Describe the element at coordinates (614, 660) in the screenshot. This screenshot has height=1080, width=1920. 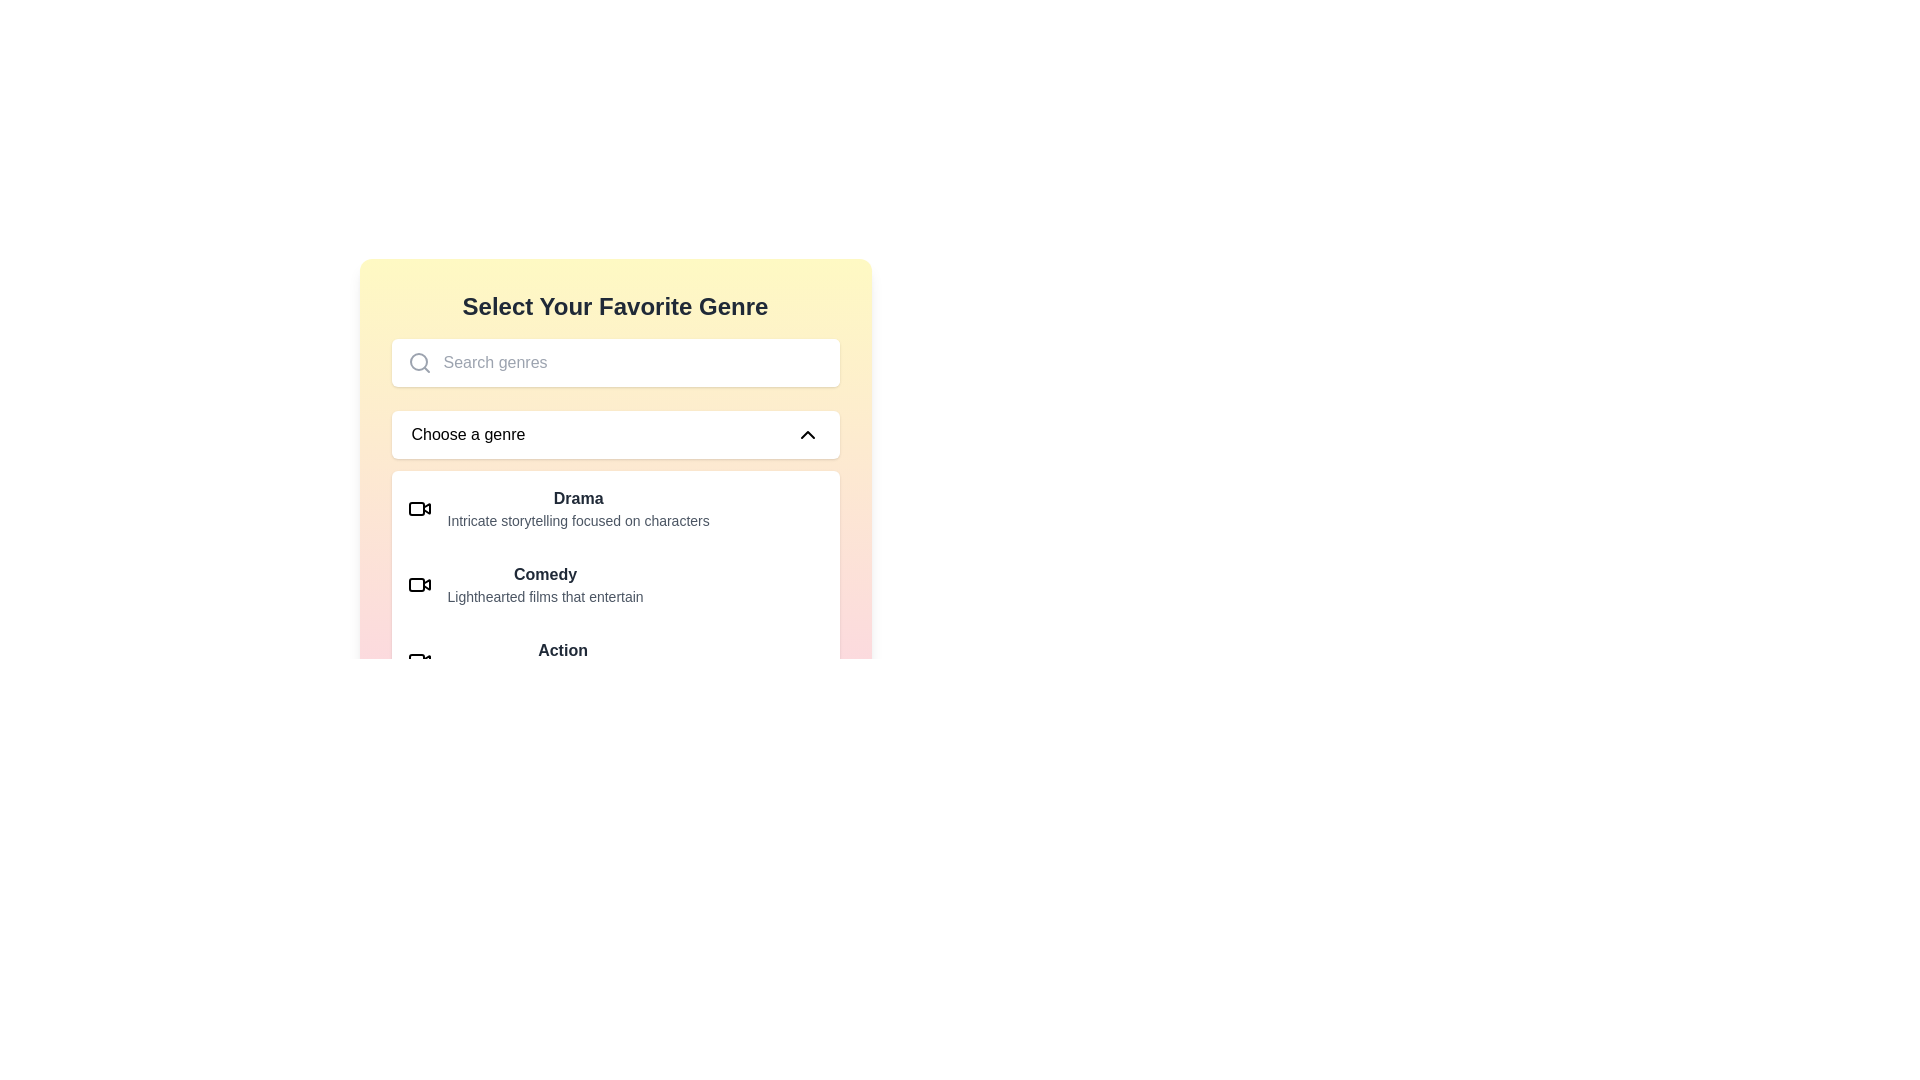
I see `the selectable list item titled 'Action' with a description 'High-paced films with amazing stunts'` at that location.